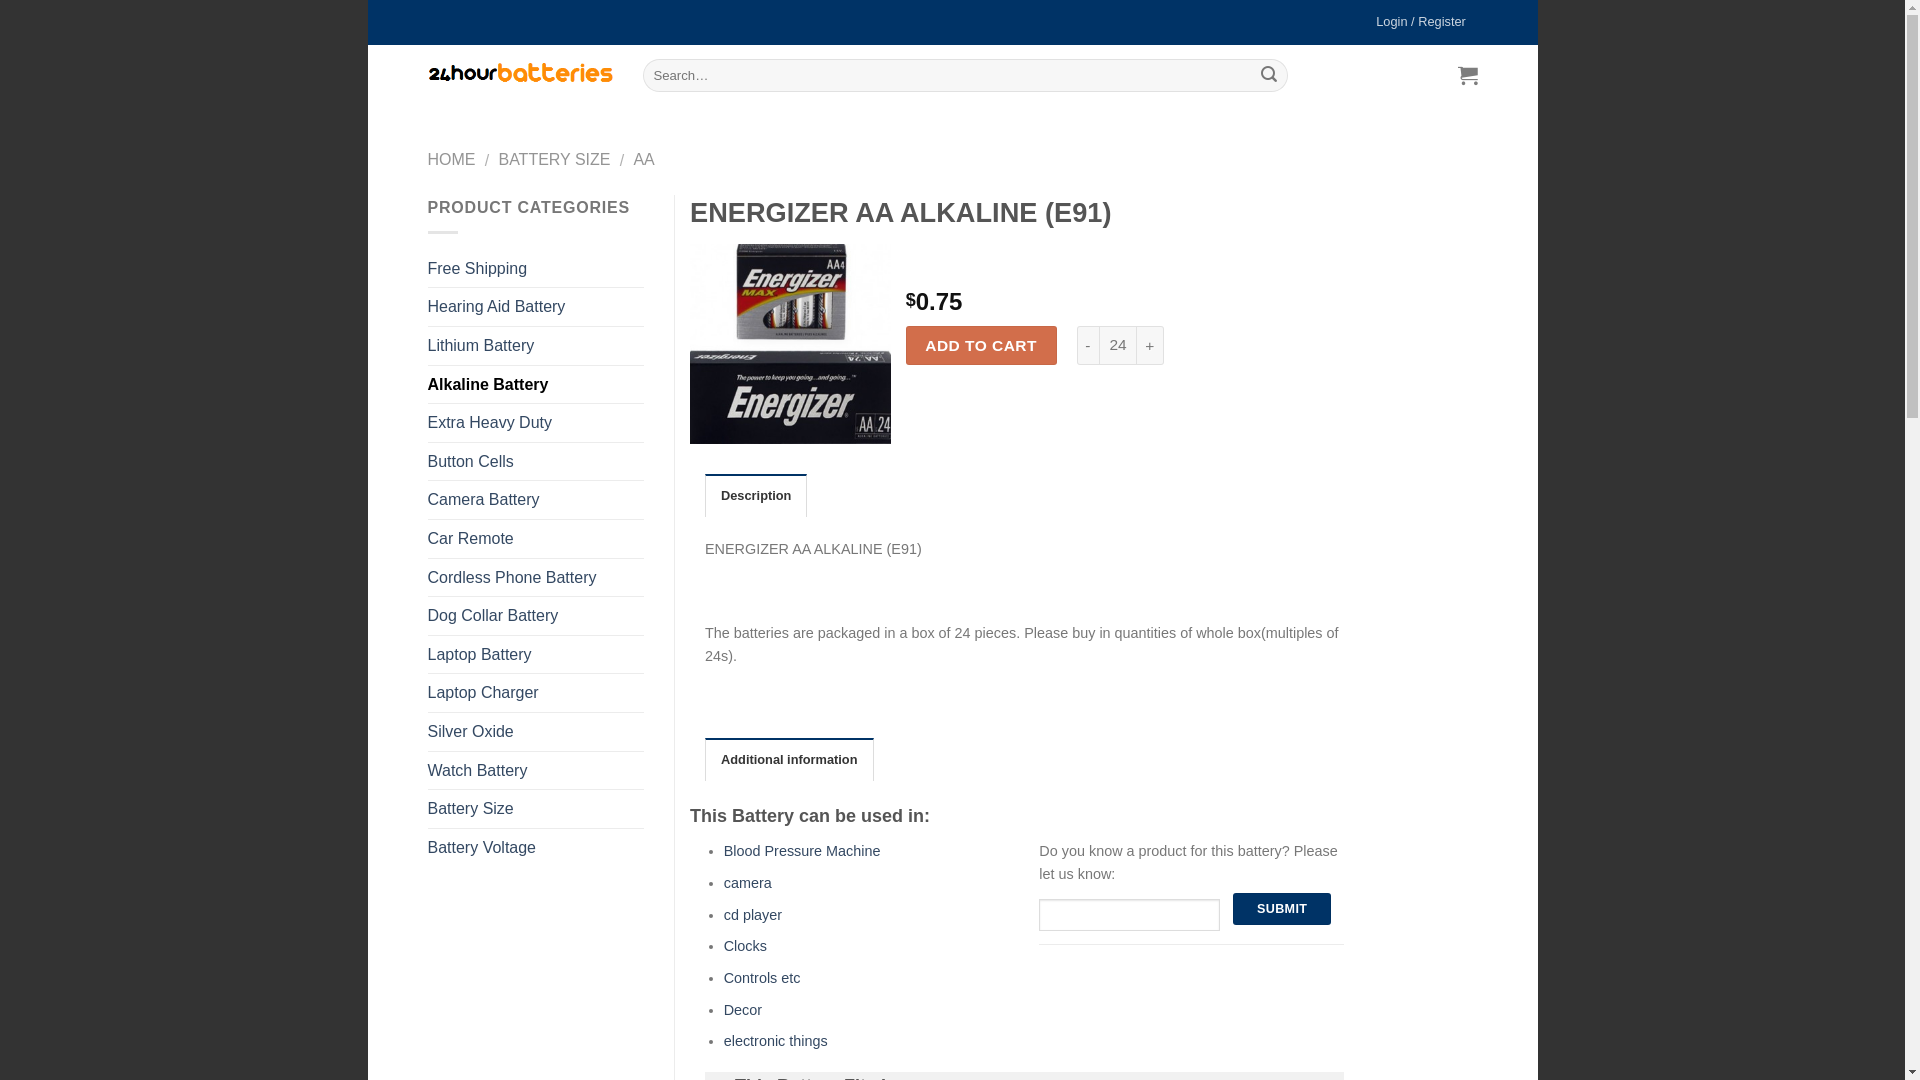 This screenshot has width=1920, height=1080. What do you see at coordinates (536, 307) in the screenshot?
I see `'Hearing Aid Battery'` at bounding box center [536, 307].